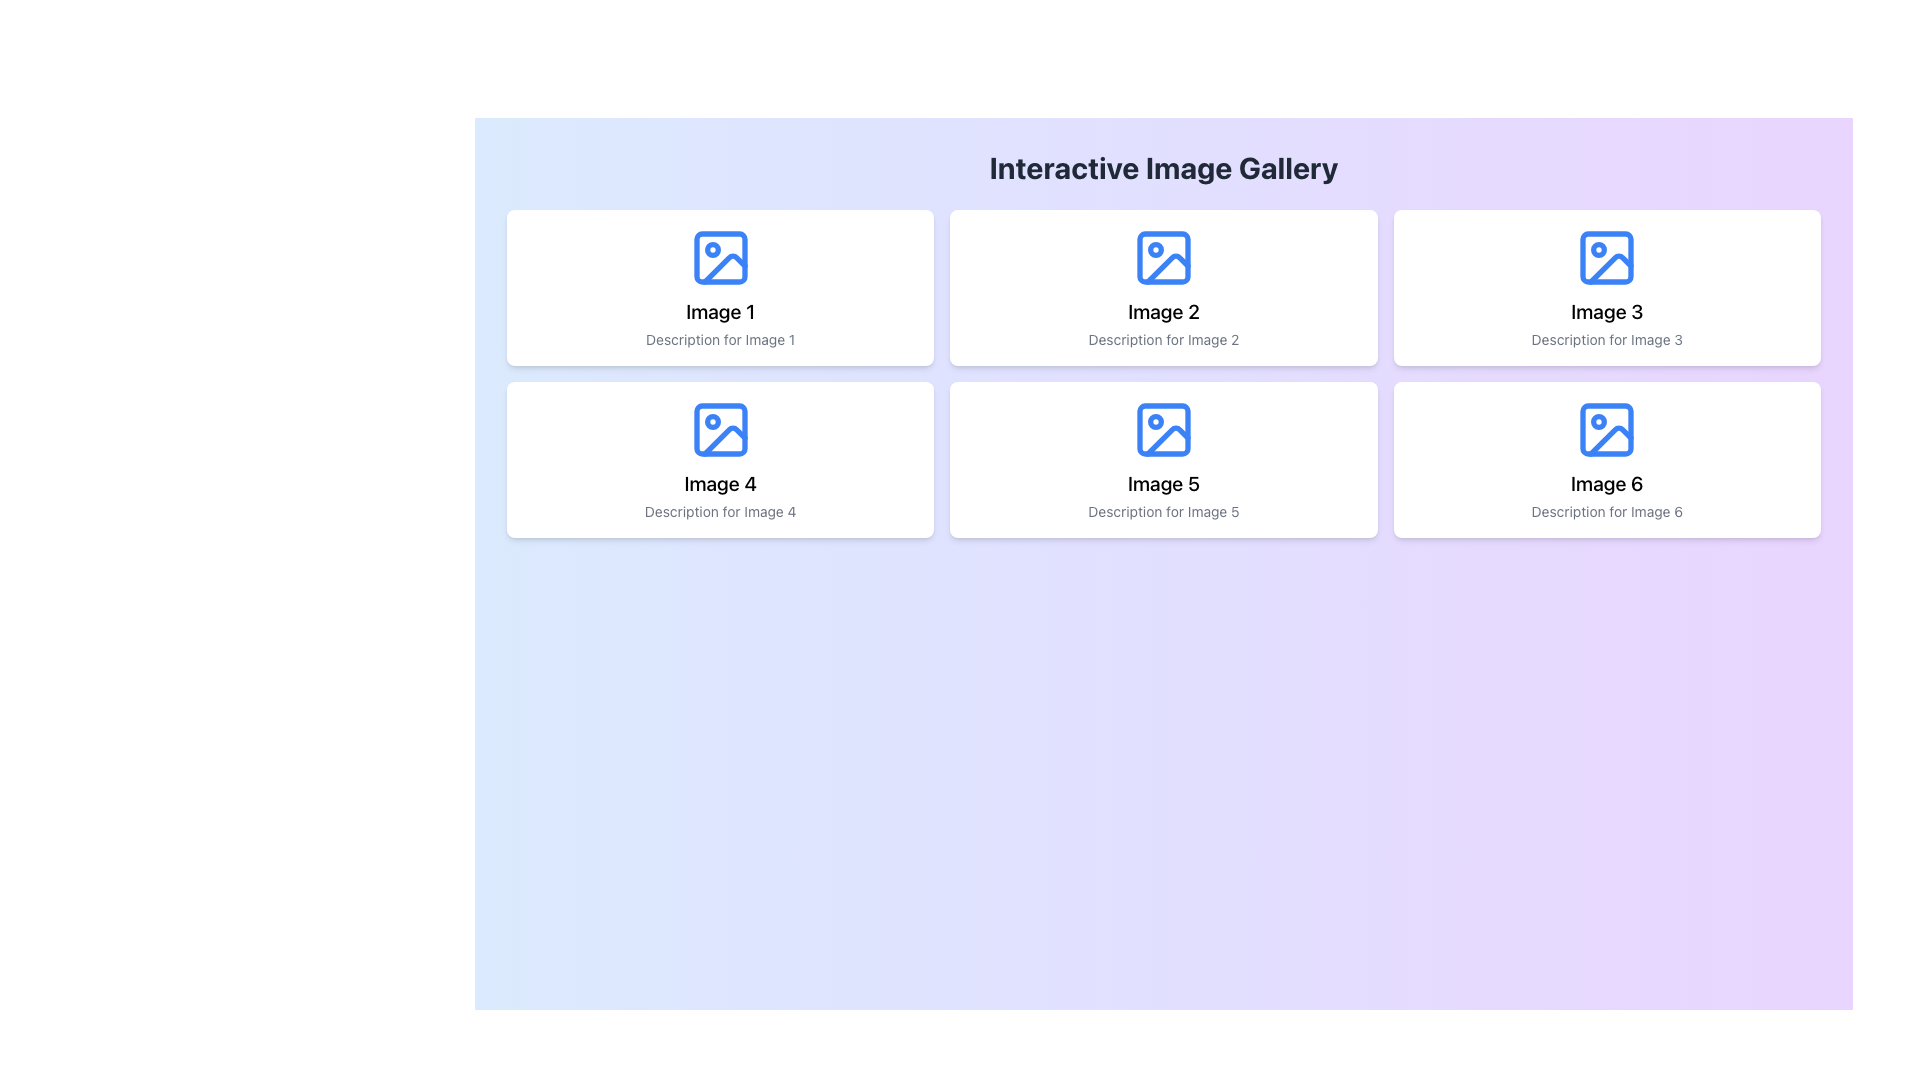 This screenshot has height=1080, width=1920. Describe the element at coordinates (1163, 483) in the screenshot. I see `text of the Text Label positioned at the center of the fifth box in the gallery interface, which serves as a title or identifier for the associated image and description` at that location.